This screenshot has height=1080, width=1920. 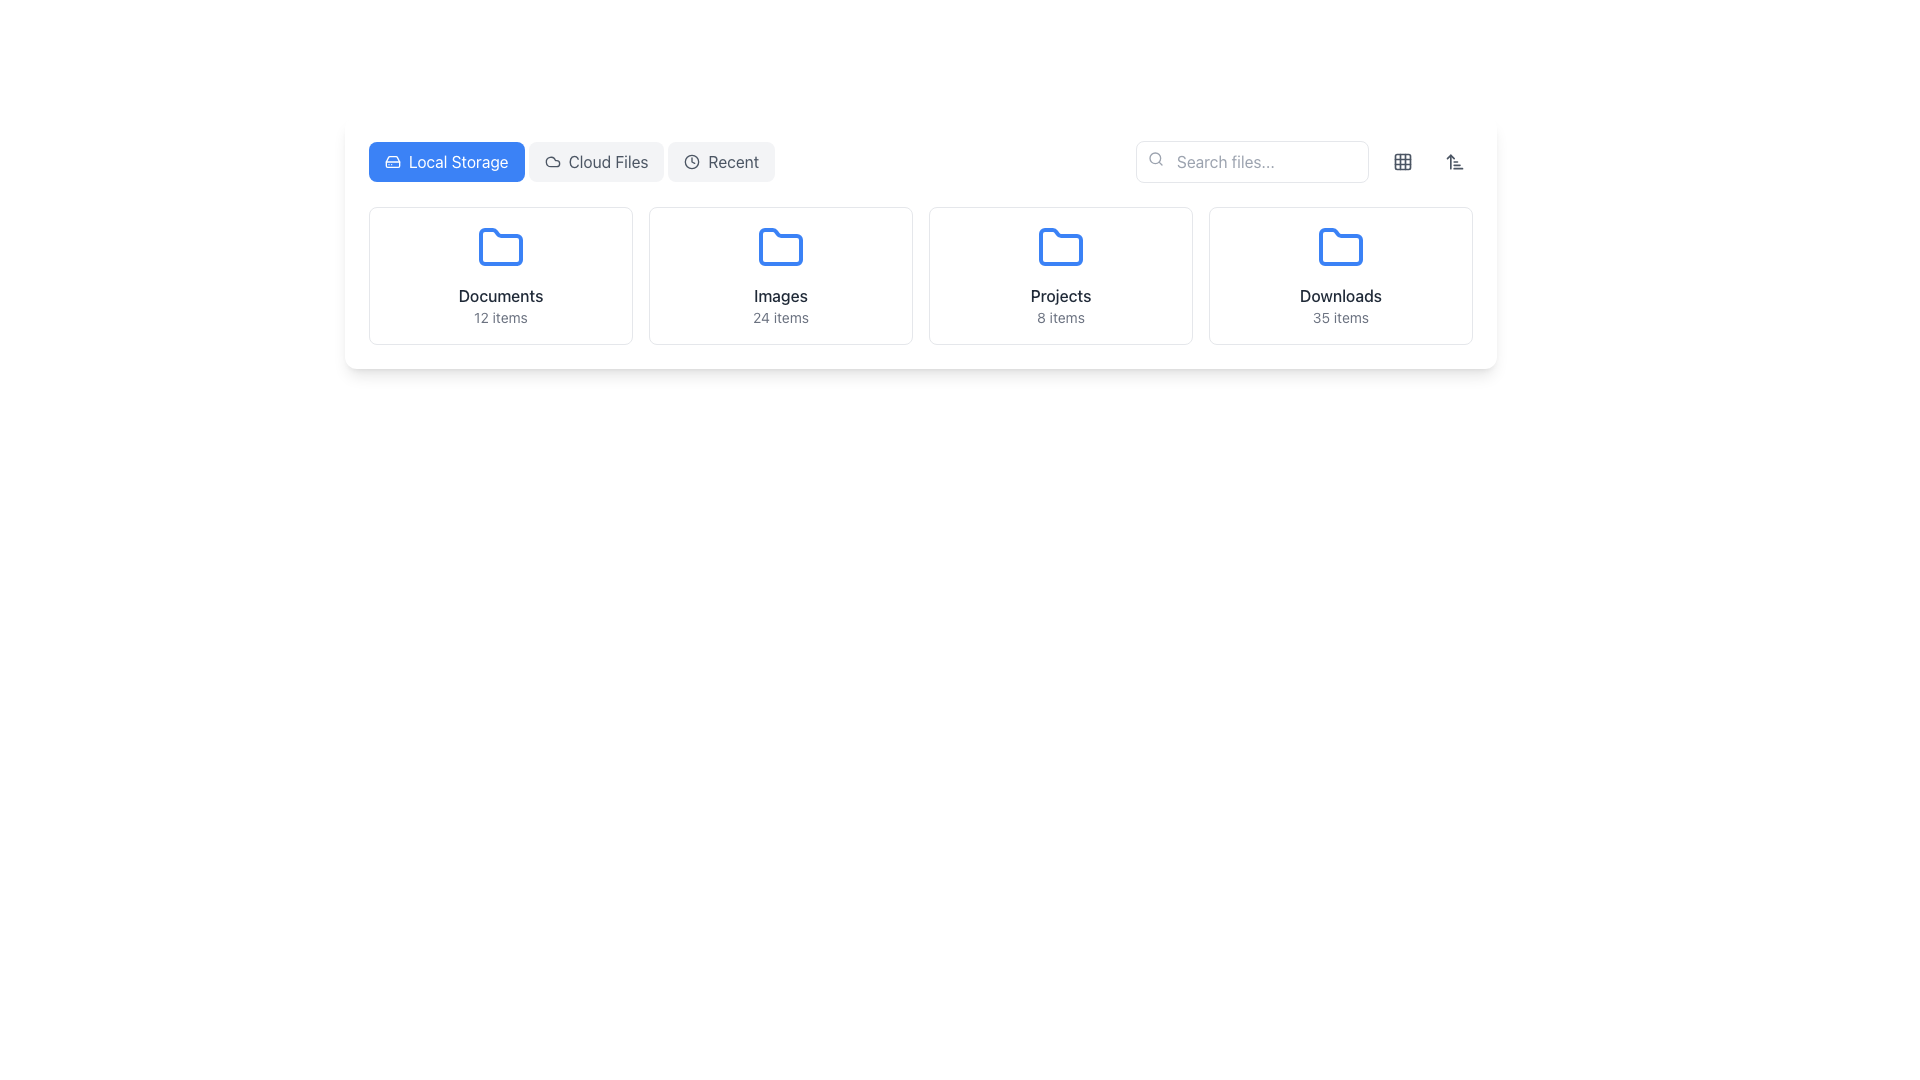 What do you see at coordinates (500, 276) in the screenshot?
I see `the clickable card containing a blue folder icon and the text 'Documents' and '12 items', positioned as the first card on the left in the grid layout` at bounding box center [500, 276].